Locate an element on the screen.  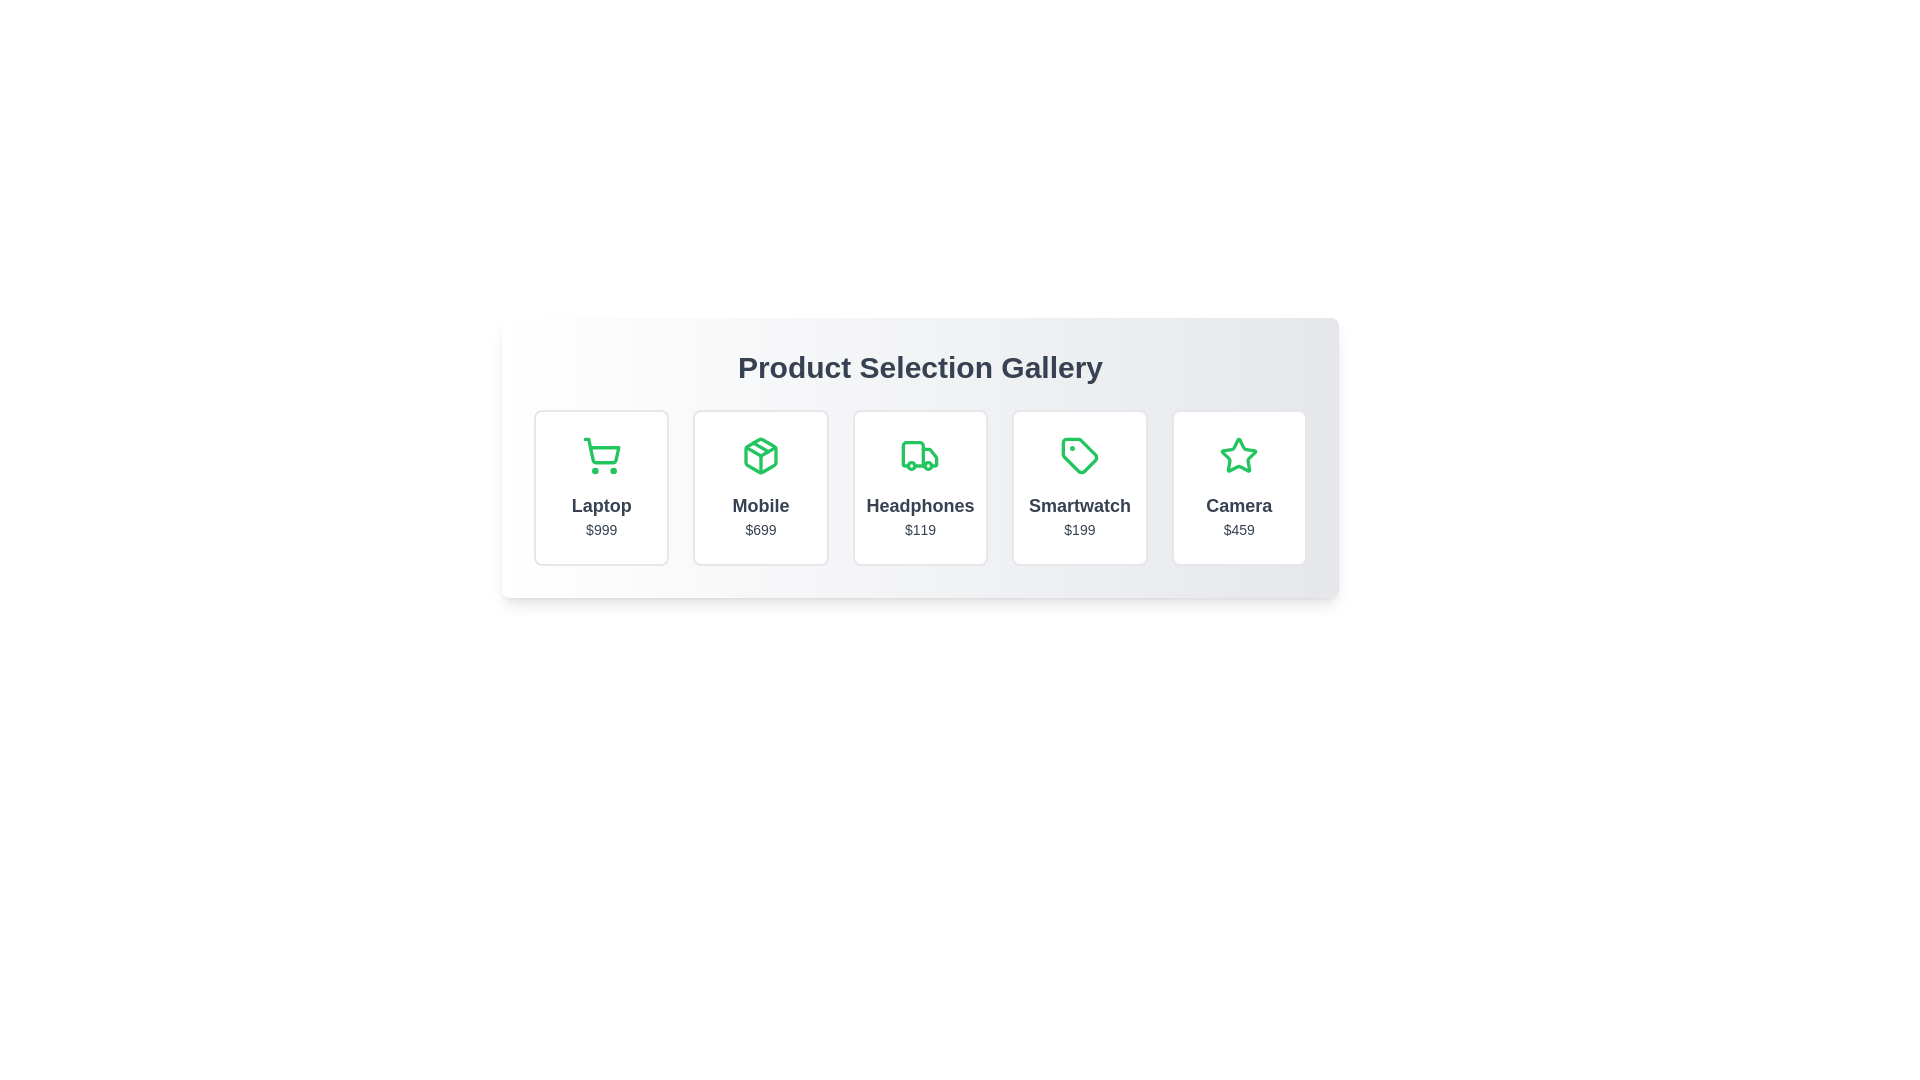
text content of the prominent 'Laptop' label positioned on the leftmost card in the product selection gallery, located below a green shopping cart icon and above the '$999' text is located at coordinates (600, 504).